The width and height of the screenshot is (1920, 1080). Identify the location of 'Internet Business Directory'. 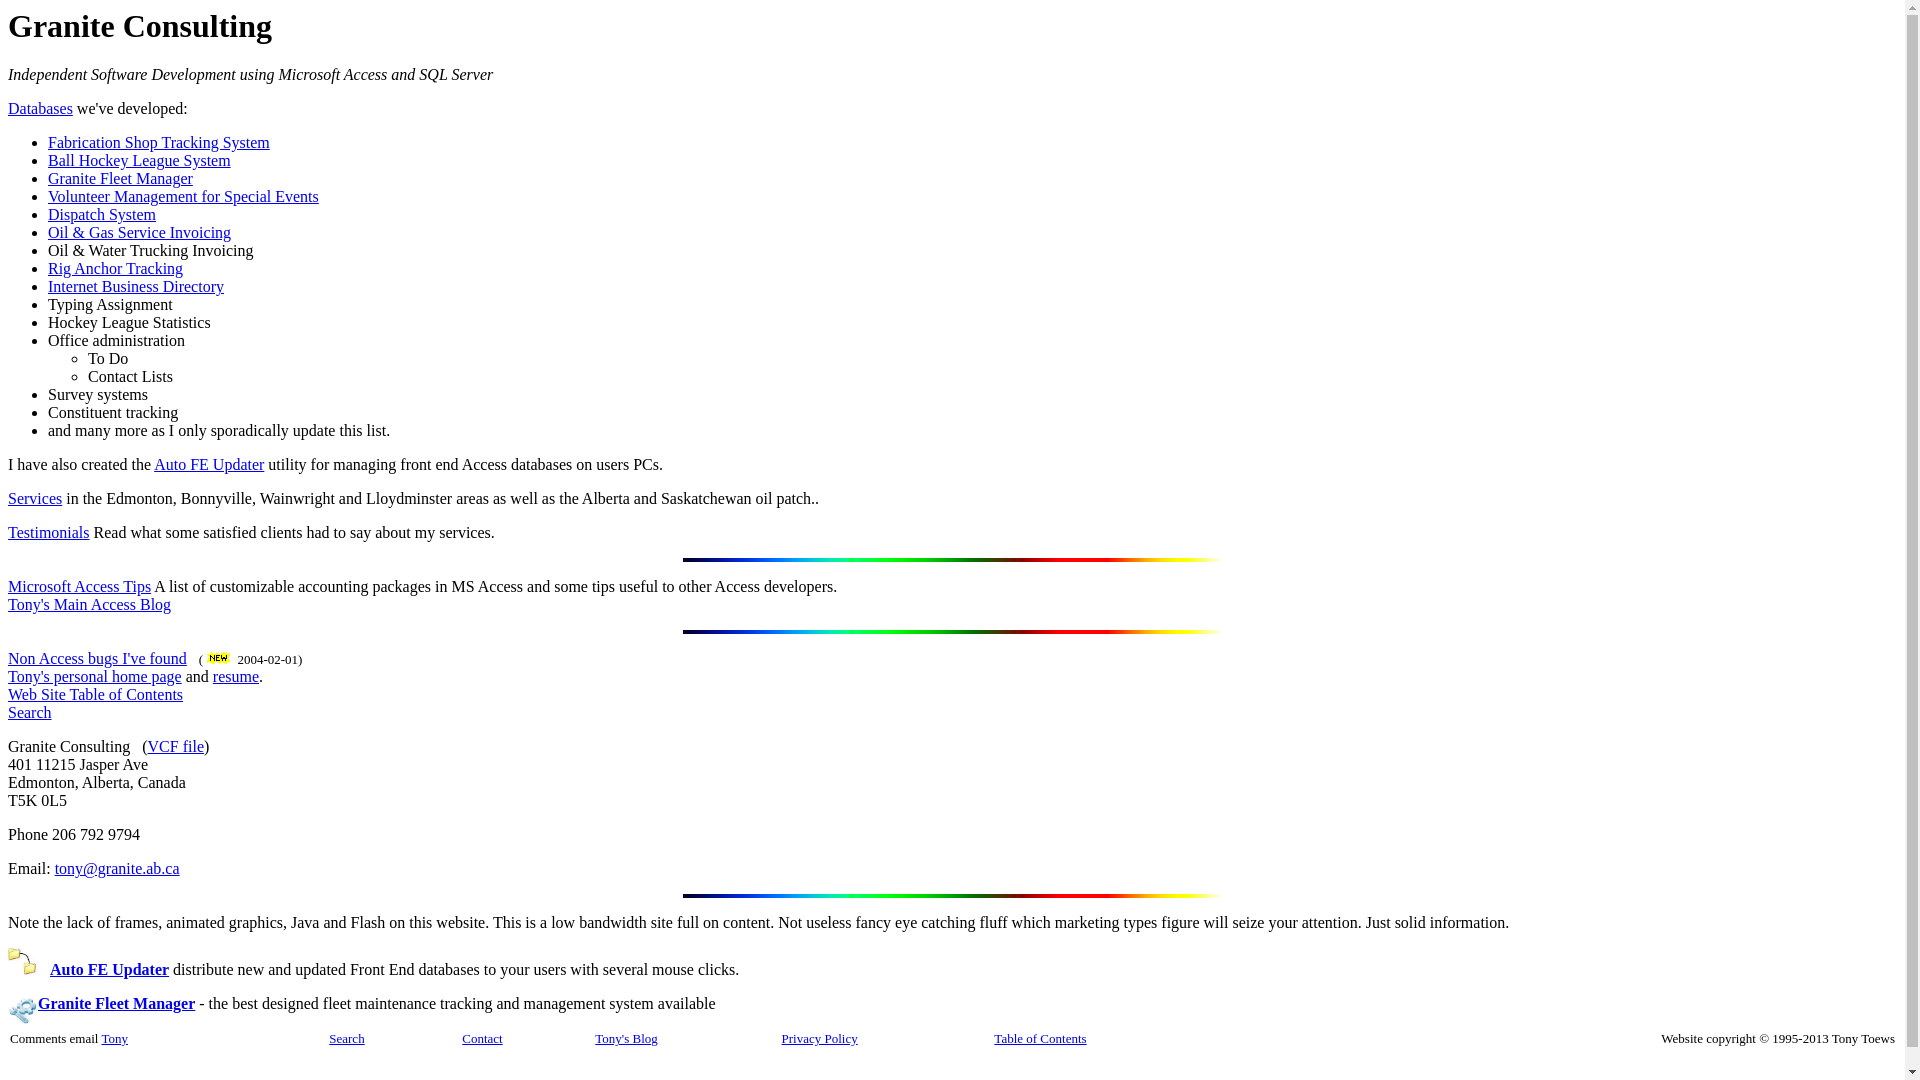
(134, 286).